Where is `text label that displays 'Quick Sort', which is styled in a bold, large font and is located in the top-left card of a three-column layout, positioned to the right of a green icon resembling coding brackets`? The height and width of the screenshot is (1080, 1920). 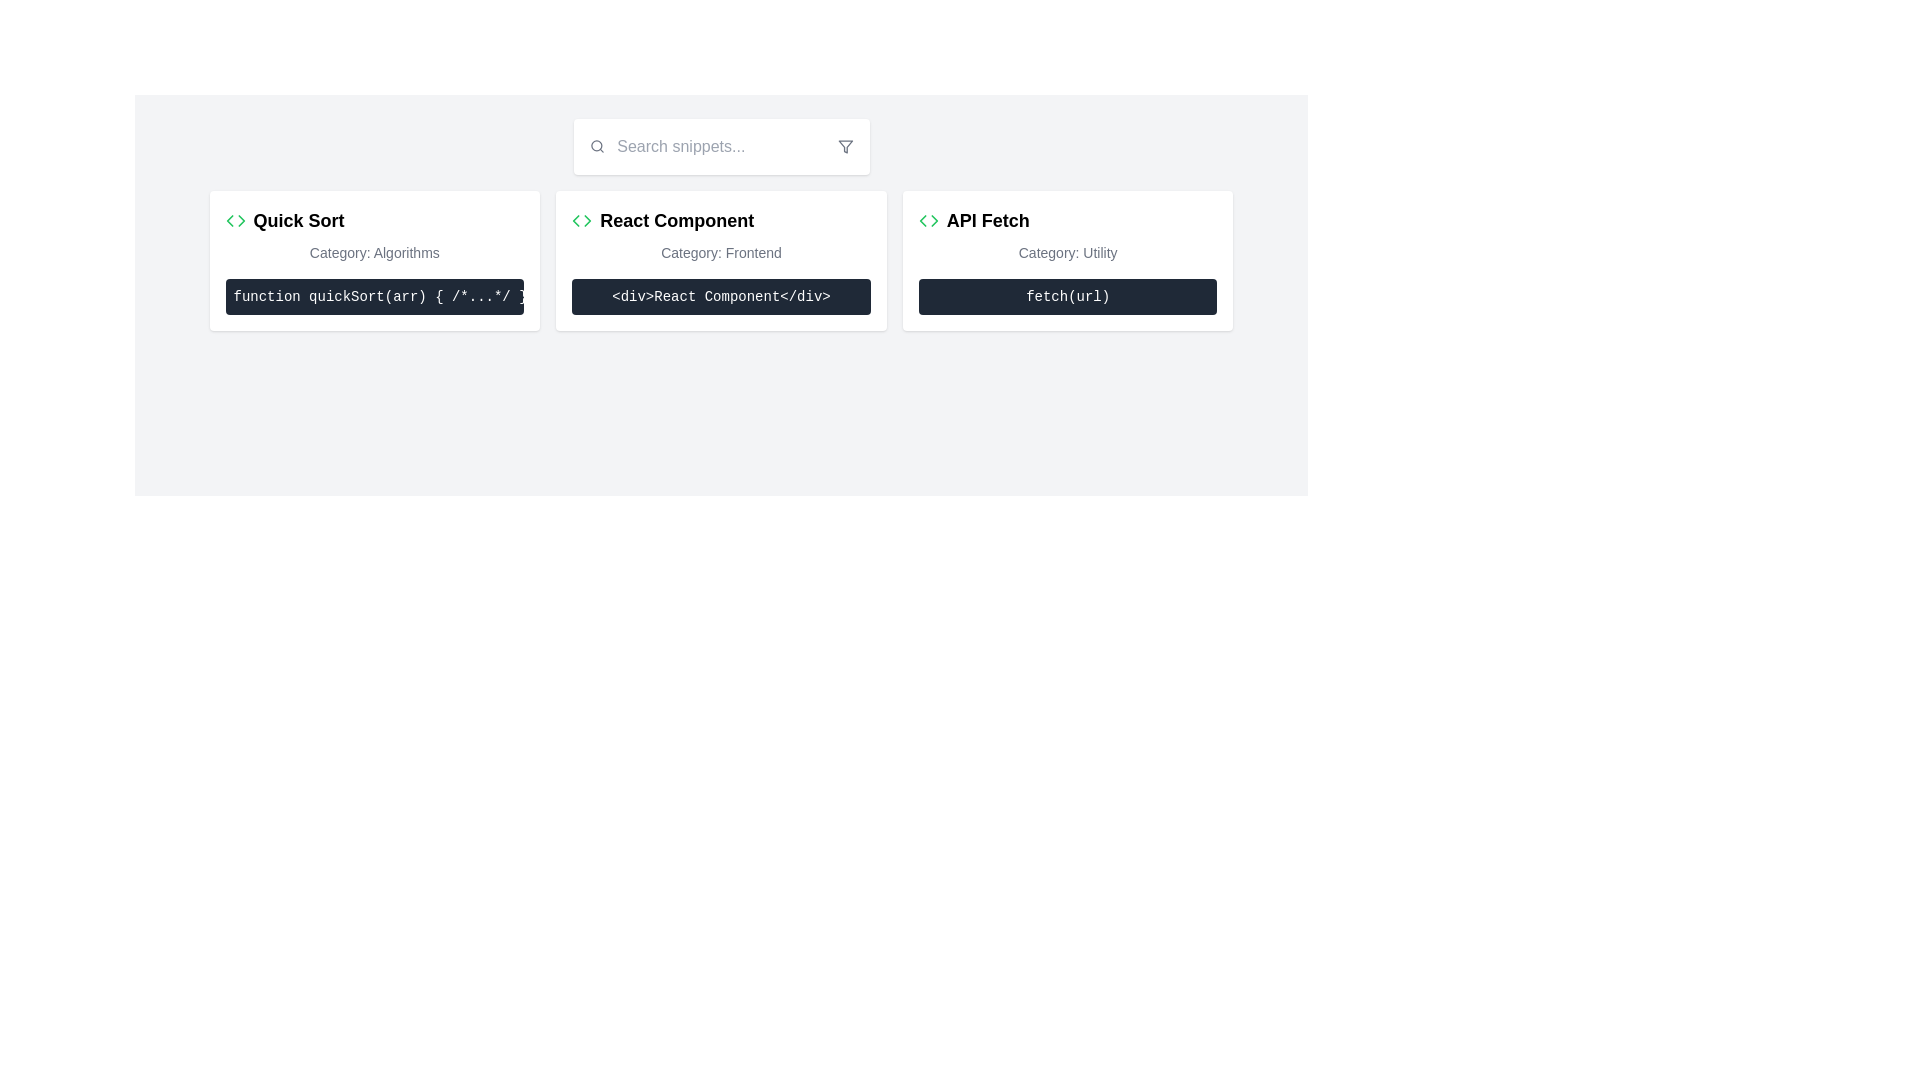
text label that displays 'Quick Sort', which is styled in a bold, large font and is located in the top-left card of a three-column layout, positioned to the right of a green icon resembling coding brackets is located at coordinates (297, 220).